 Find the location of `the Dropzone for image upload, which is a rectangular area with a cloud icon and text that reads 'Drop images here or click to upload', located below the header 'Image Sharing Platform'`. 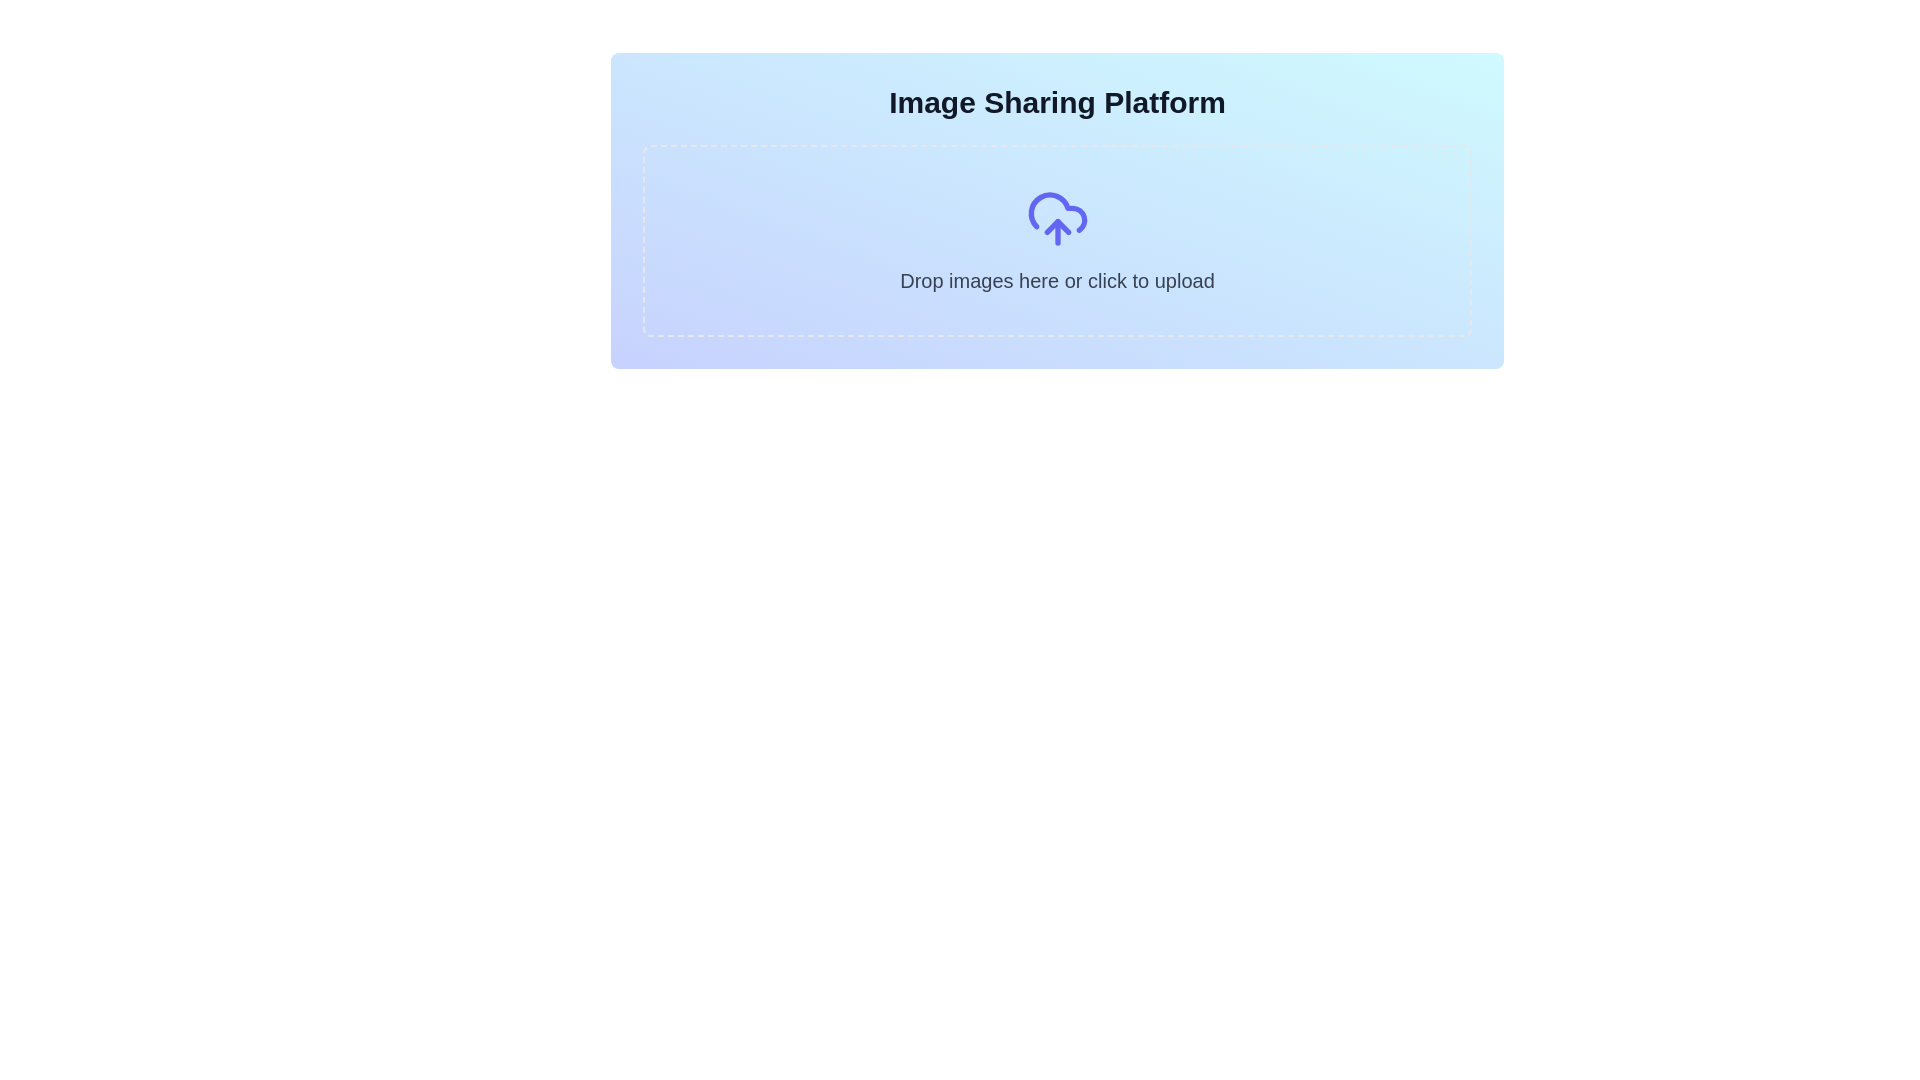

the Dropzone for image upload, which is a rectangular area with a cloud icon and text that reads 'Drop images here or click to upload', located below the header 'Image Sharing Platform' is located at coordinates (1056, 239).